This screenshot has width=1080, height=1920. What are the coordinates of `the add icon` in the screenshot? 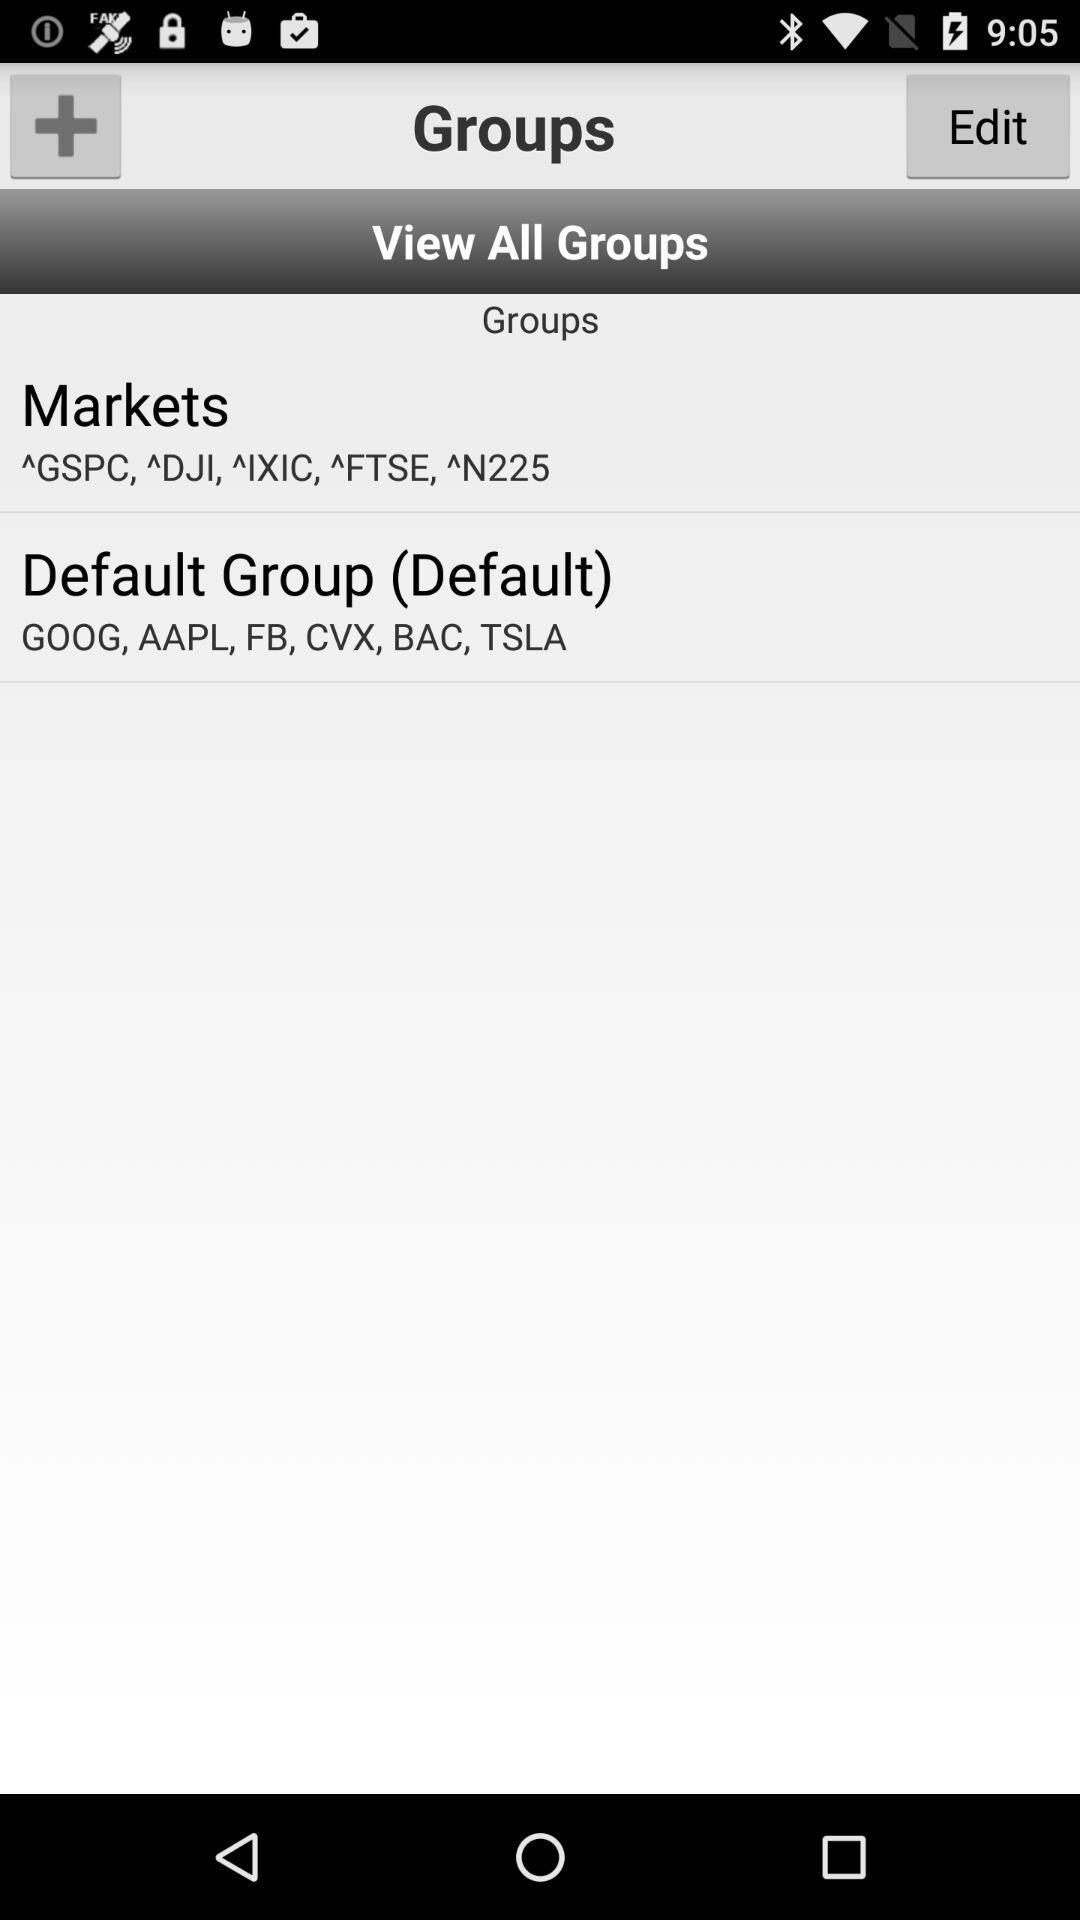 It's located at (64, 133).